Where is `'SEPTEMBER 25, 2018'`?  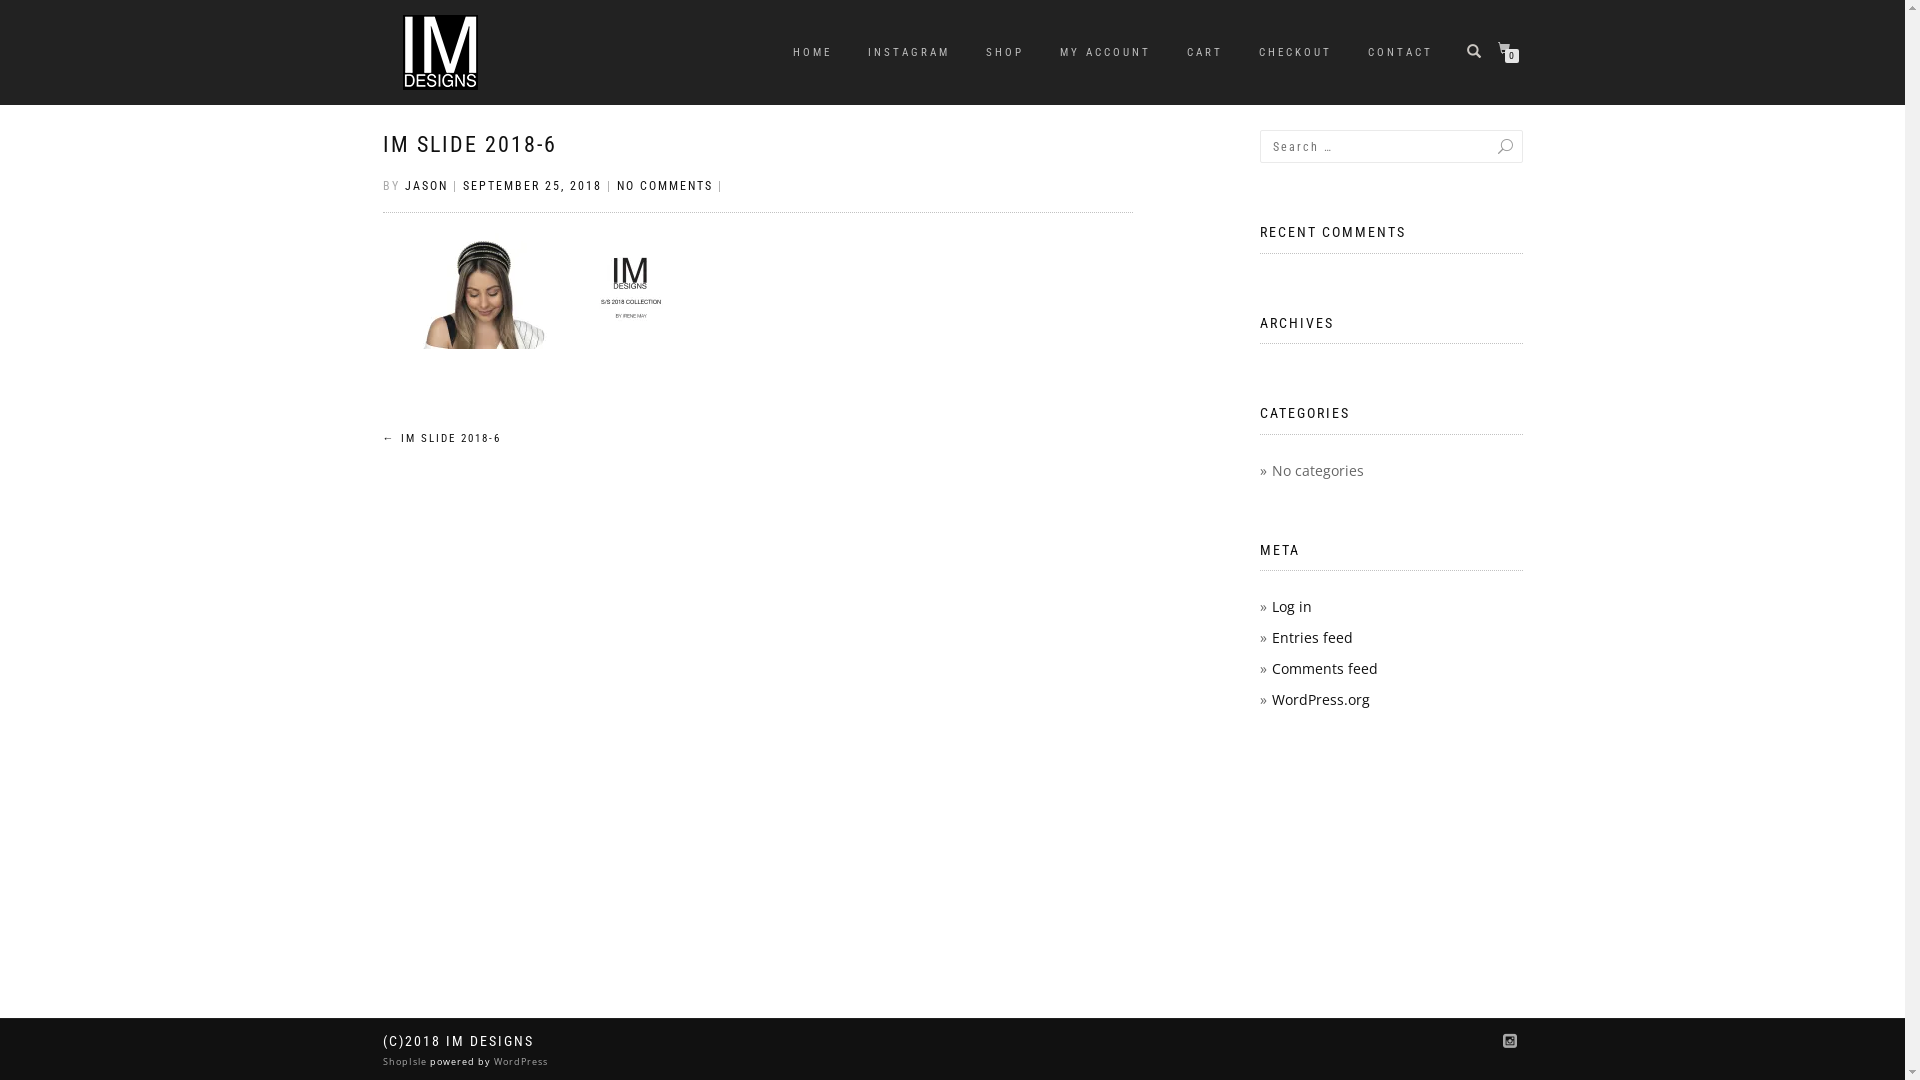
'SEPTEMBER 25, 2018' is located at coordinates (531, 185).